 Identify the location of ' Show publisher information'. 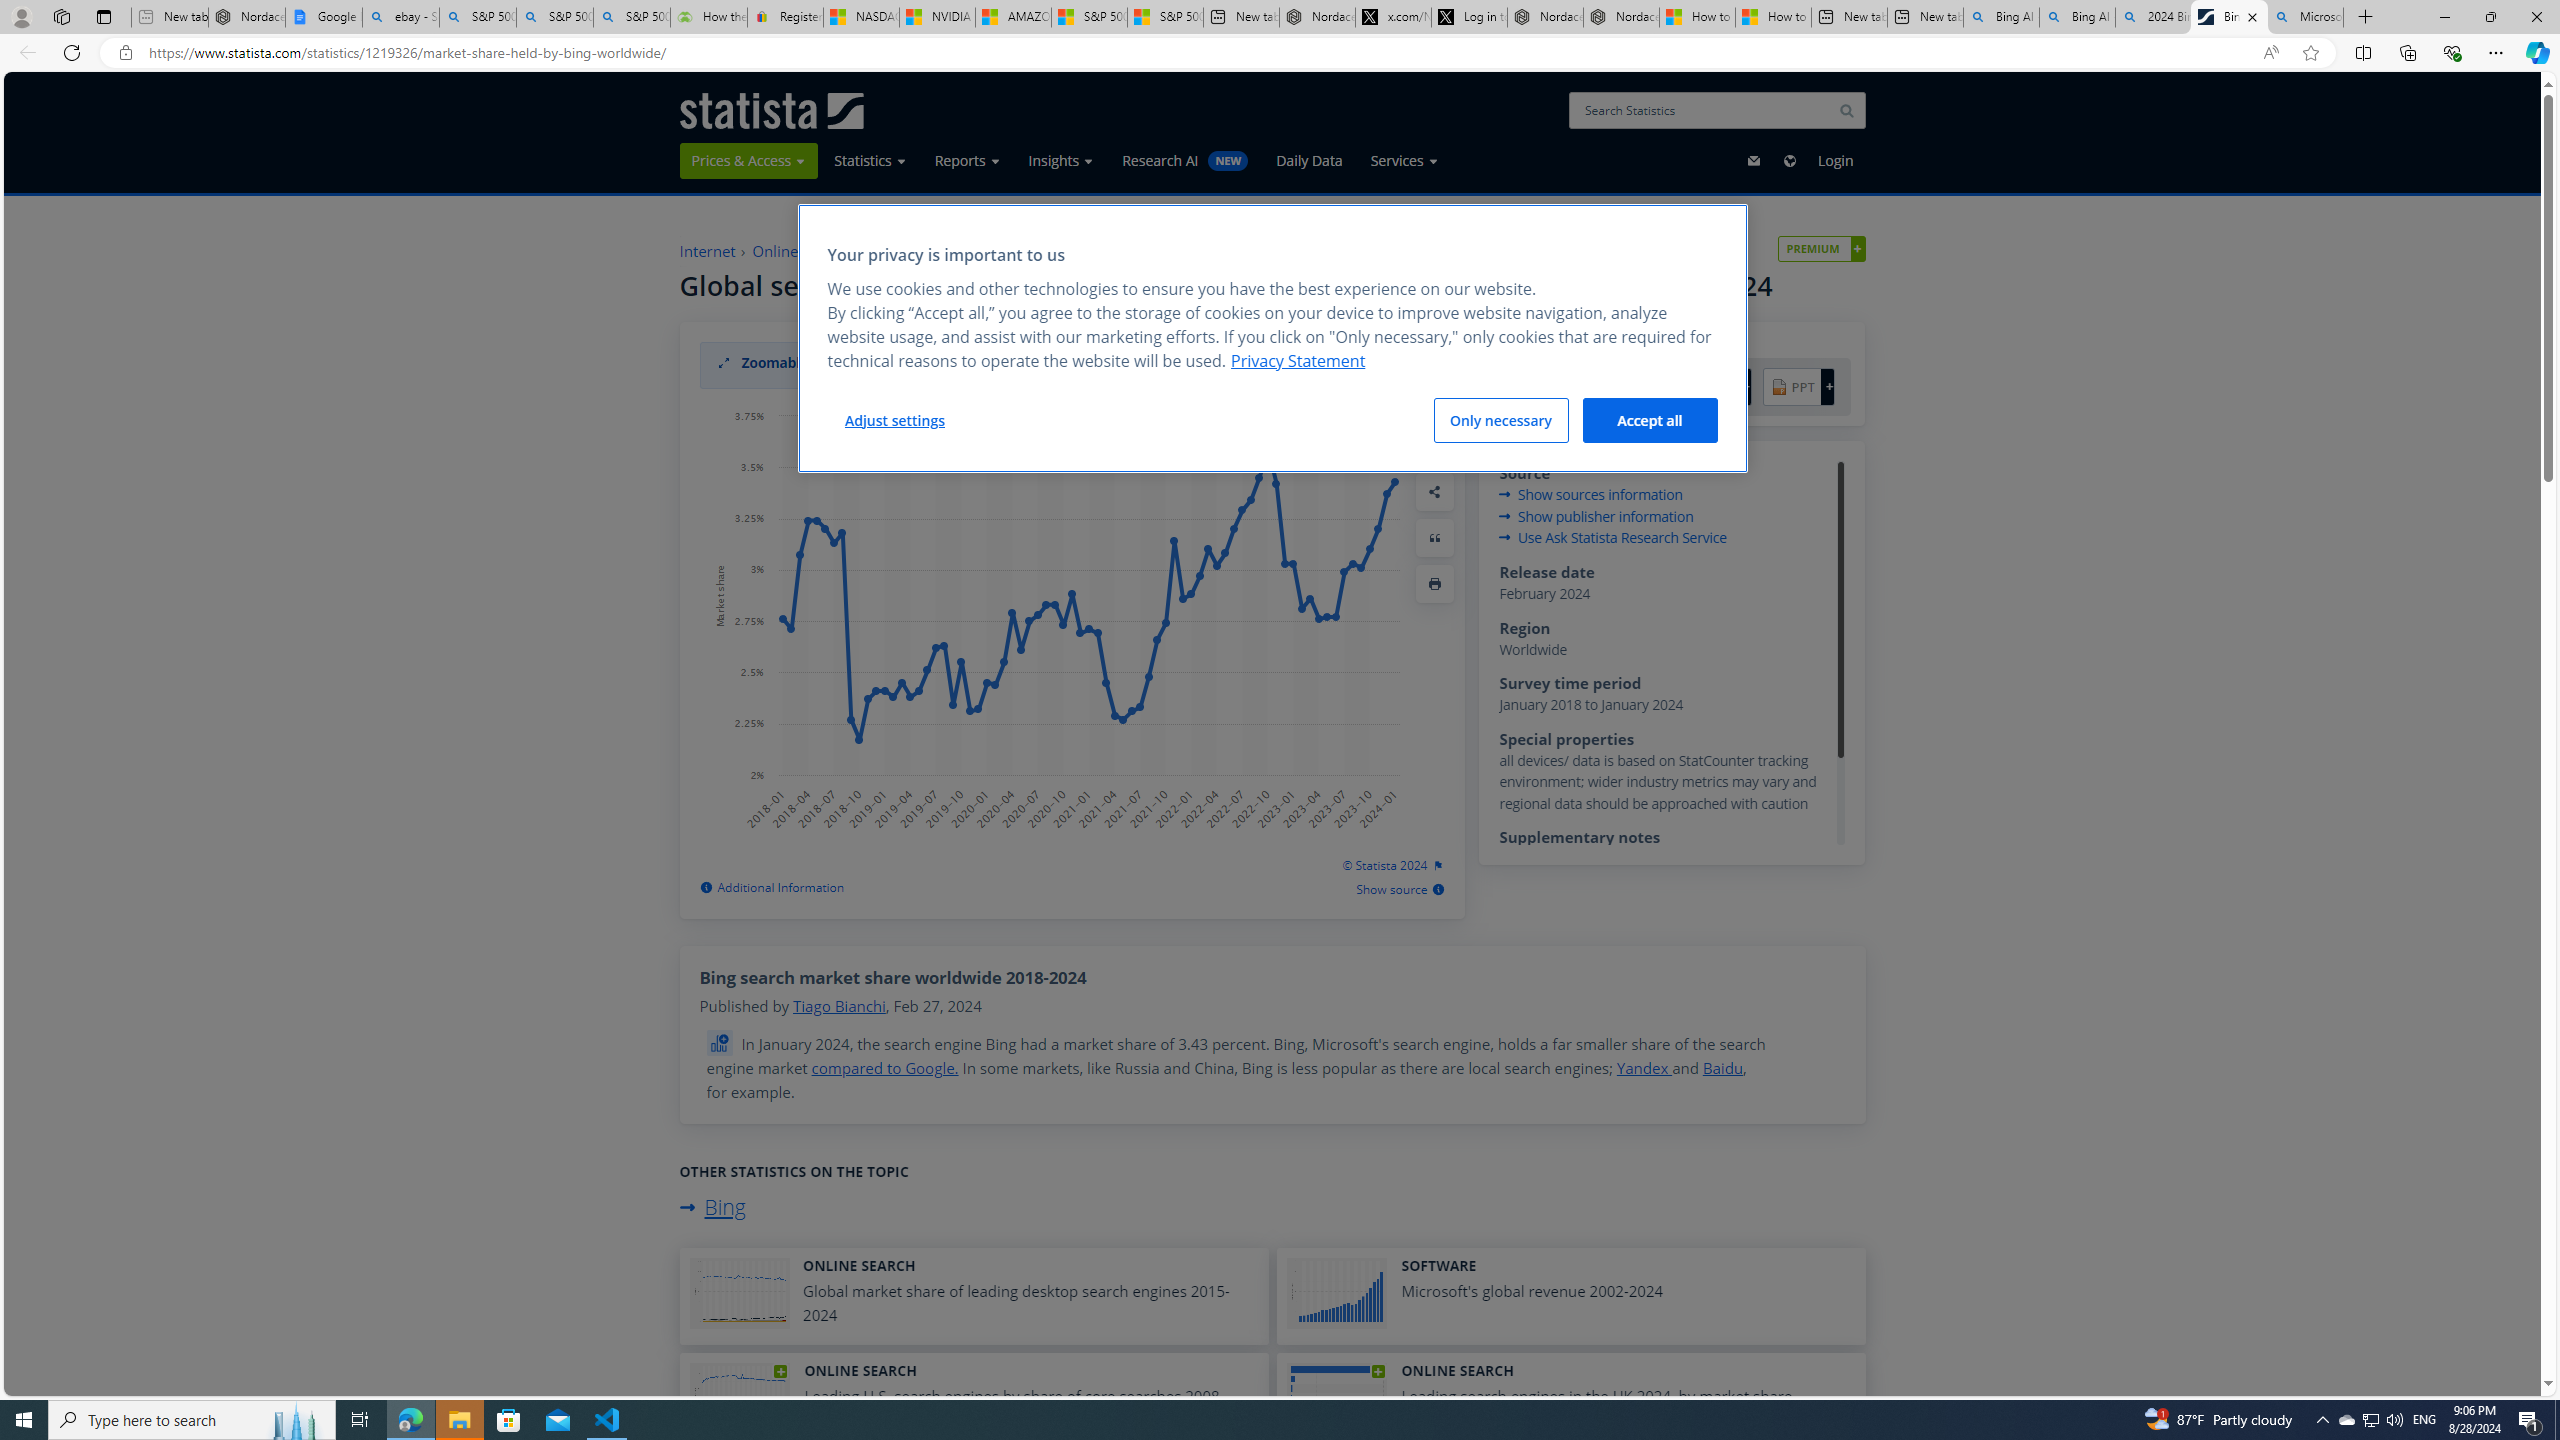
(1597, 514).